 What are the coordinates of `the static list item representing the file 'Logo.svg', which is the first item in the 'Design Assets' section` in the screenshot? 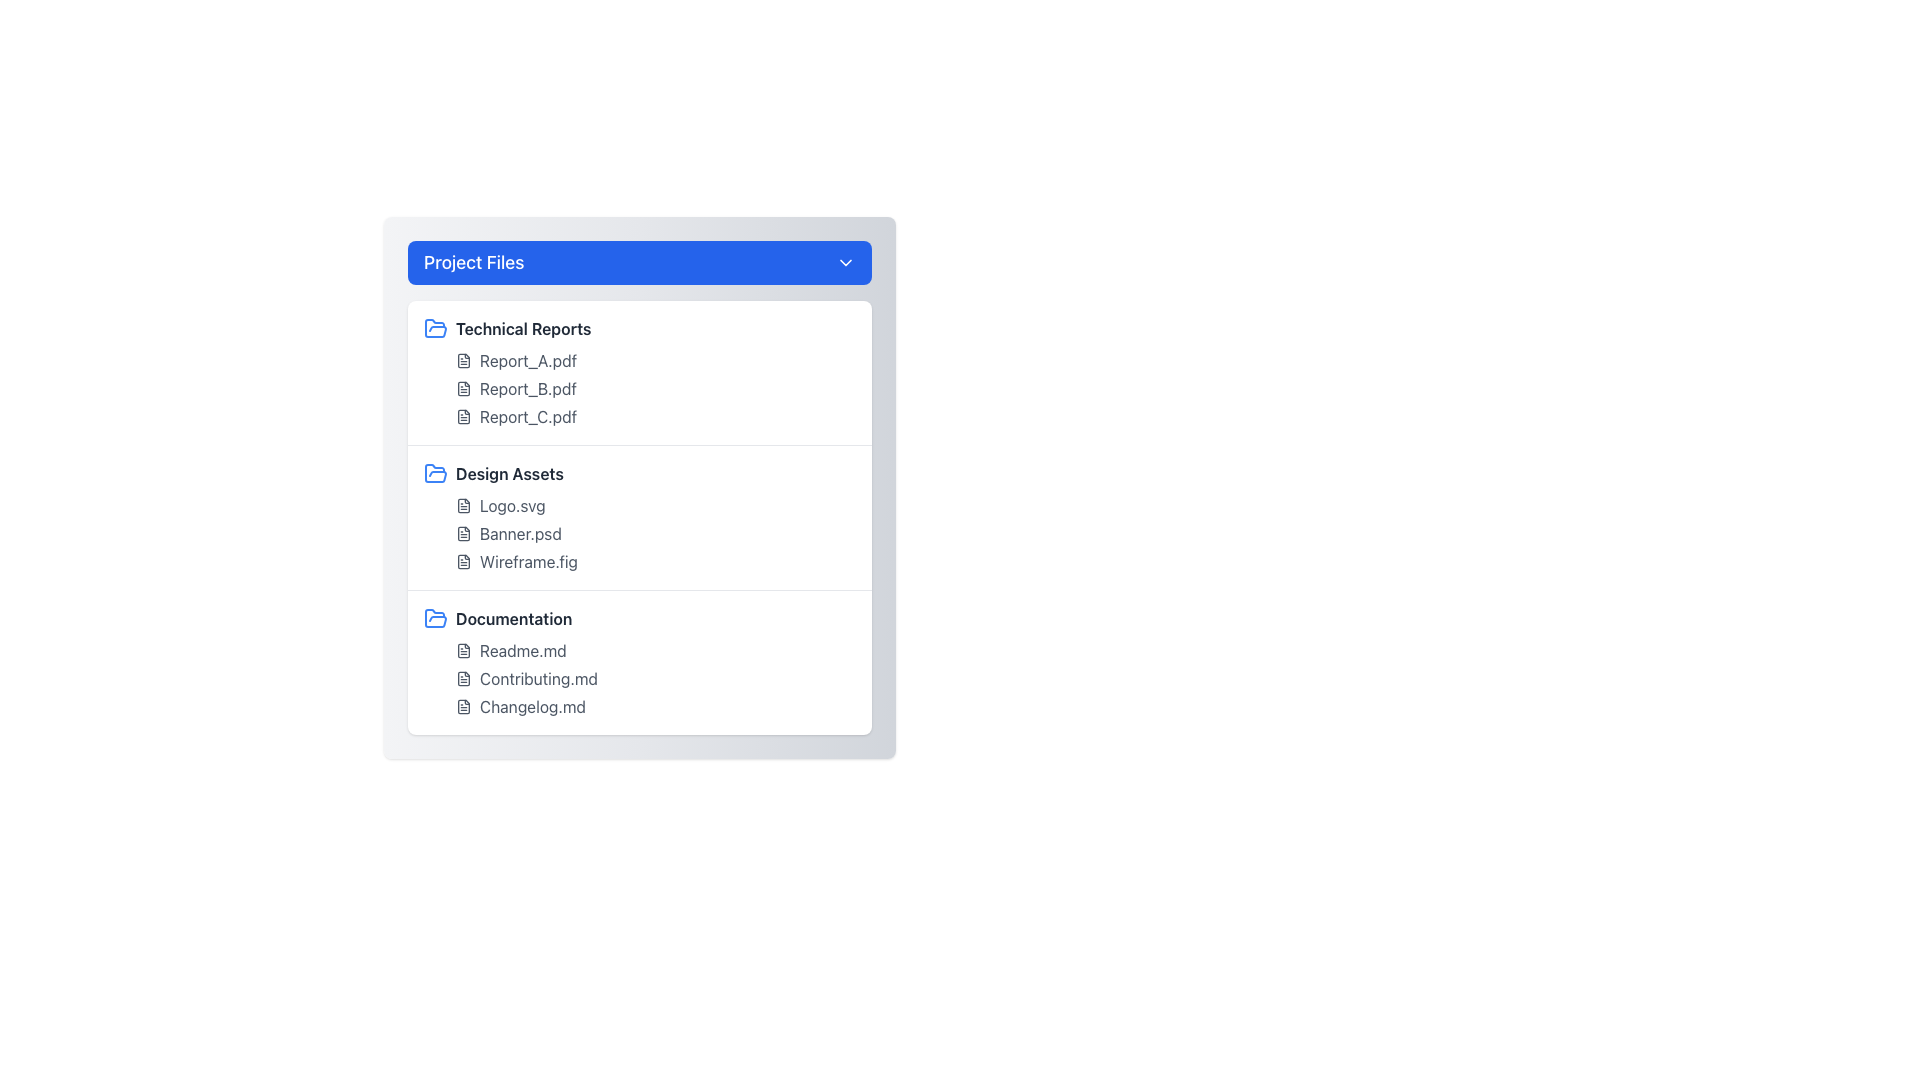 It's located at (656, 504).